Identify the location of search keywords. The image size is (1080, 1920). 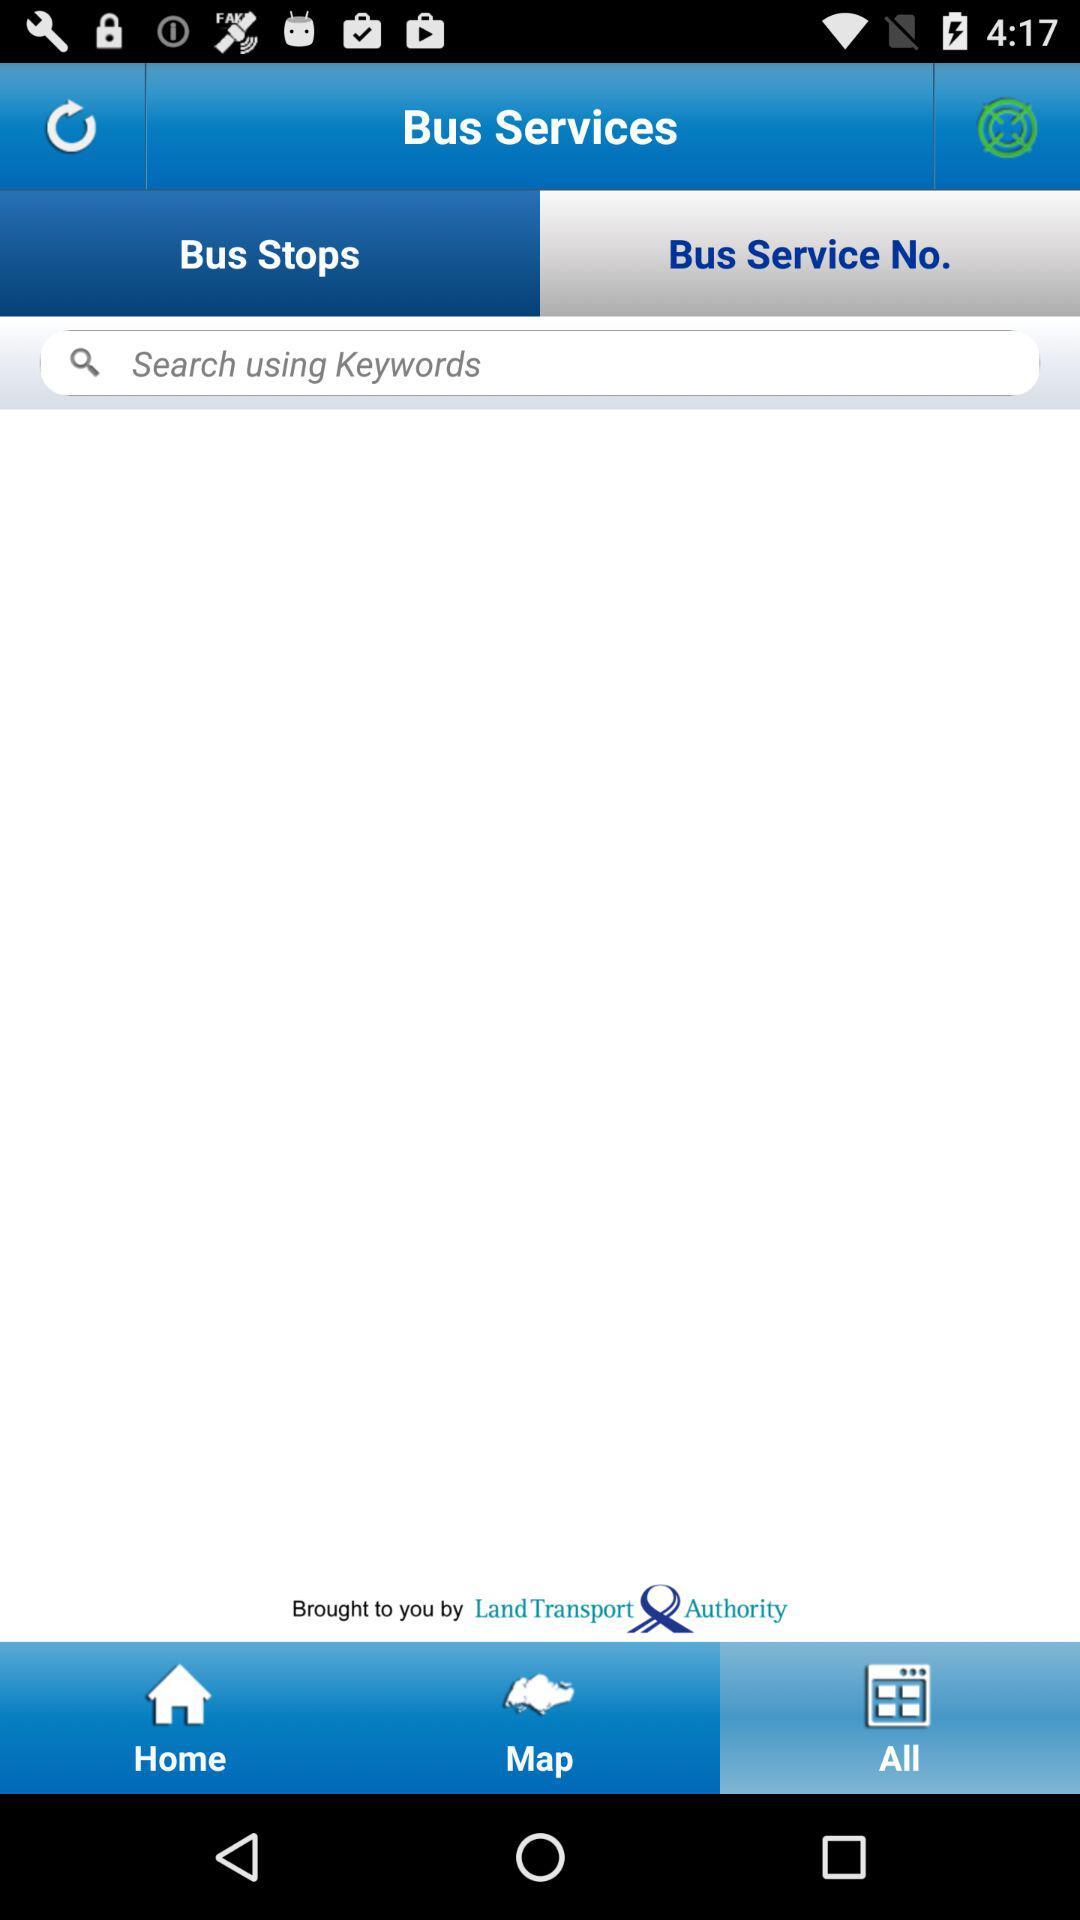
(540, 363).